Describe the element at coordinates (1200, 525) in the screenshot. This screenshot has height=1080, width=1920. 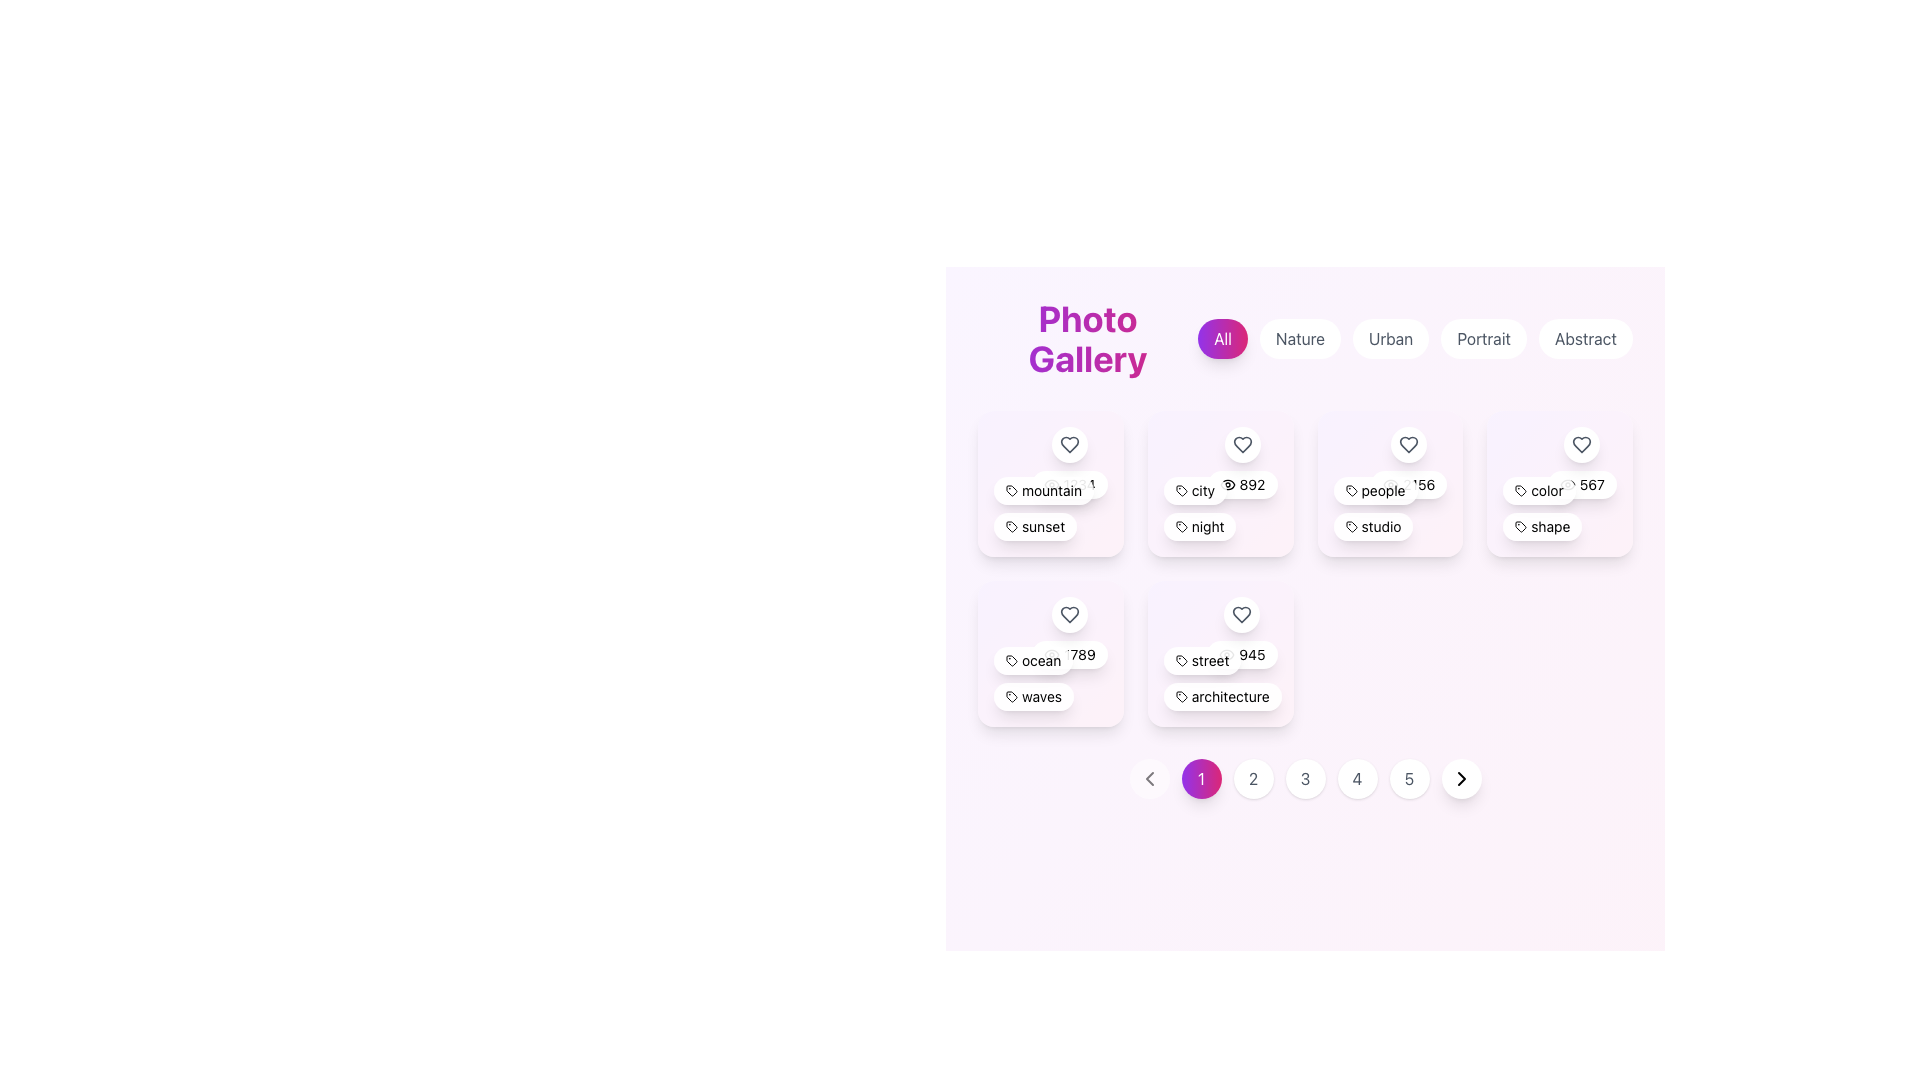
I see `the 'night' tag element, which is a small rounded rectangle with the text 'night' and a tag icon, to filter content` at that location.